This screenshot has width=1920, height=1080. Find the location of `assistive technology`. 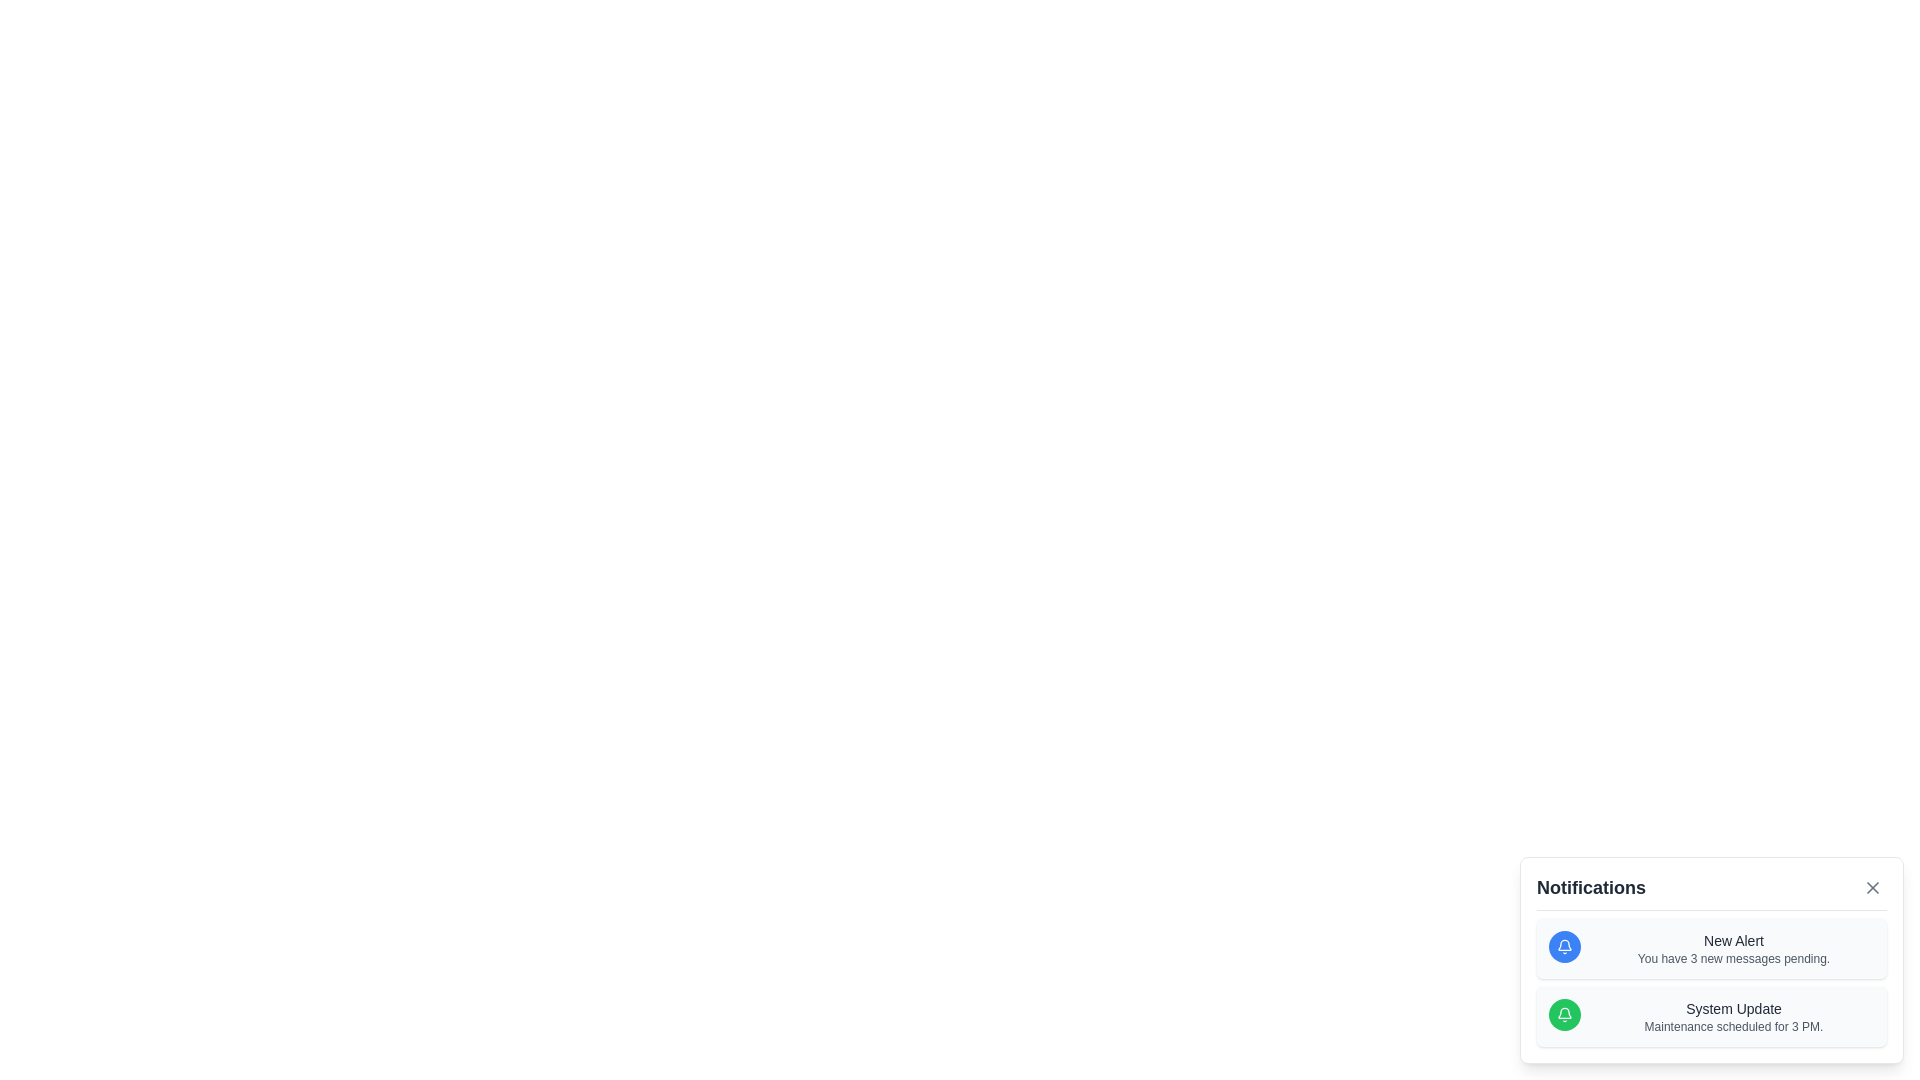

assistive technology is located at coordinates (1711, 982).